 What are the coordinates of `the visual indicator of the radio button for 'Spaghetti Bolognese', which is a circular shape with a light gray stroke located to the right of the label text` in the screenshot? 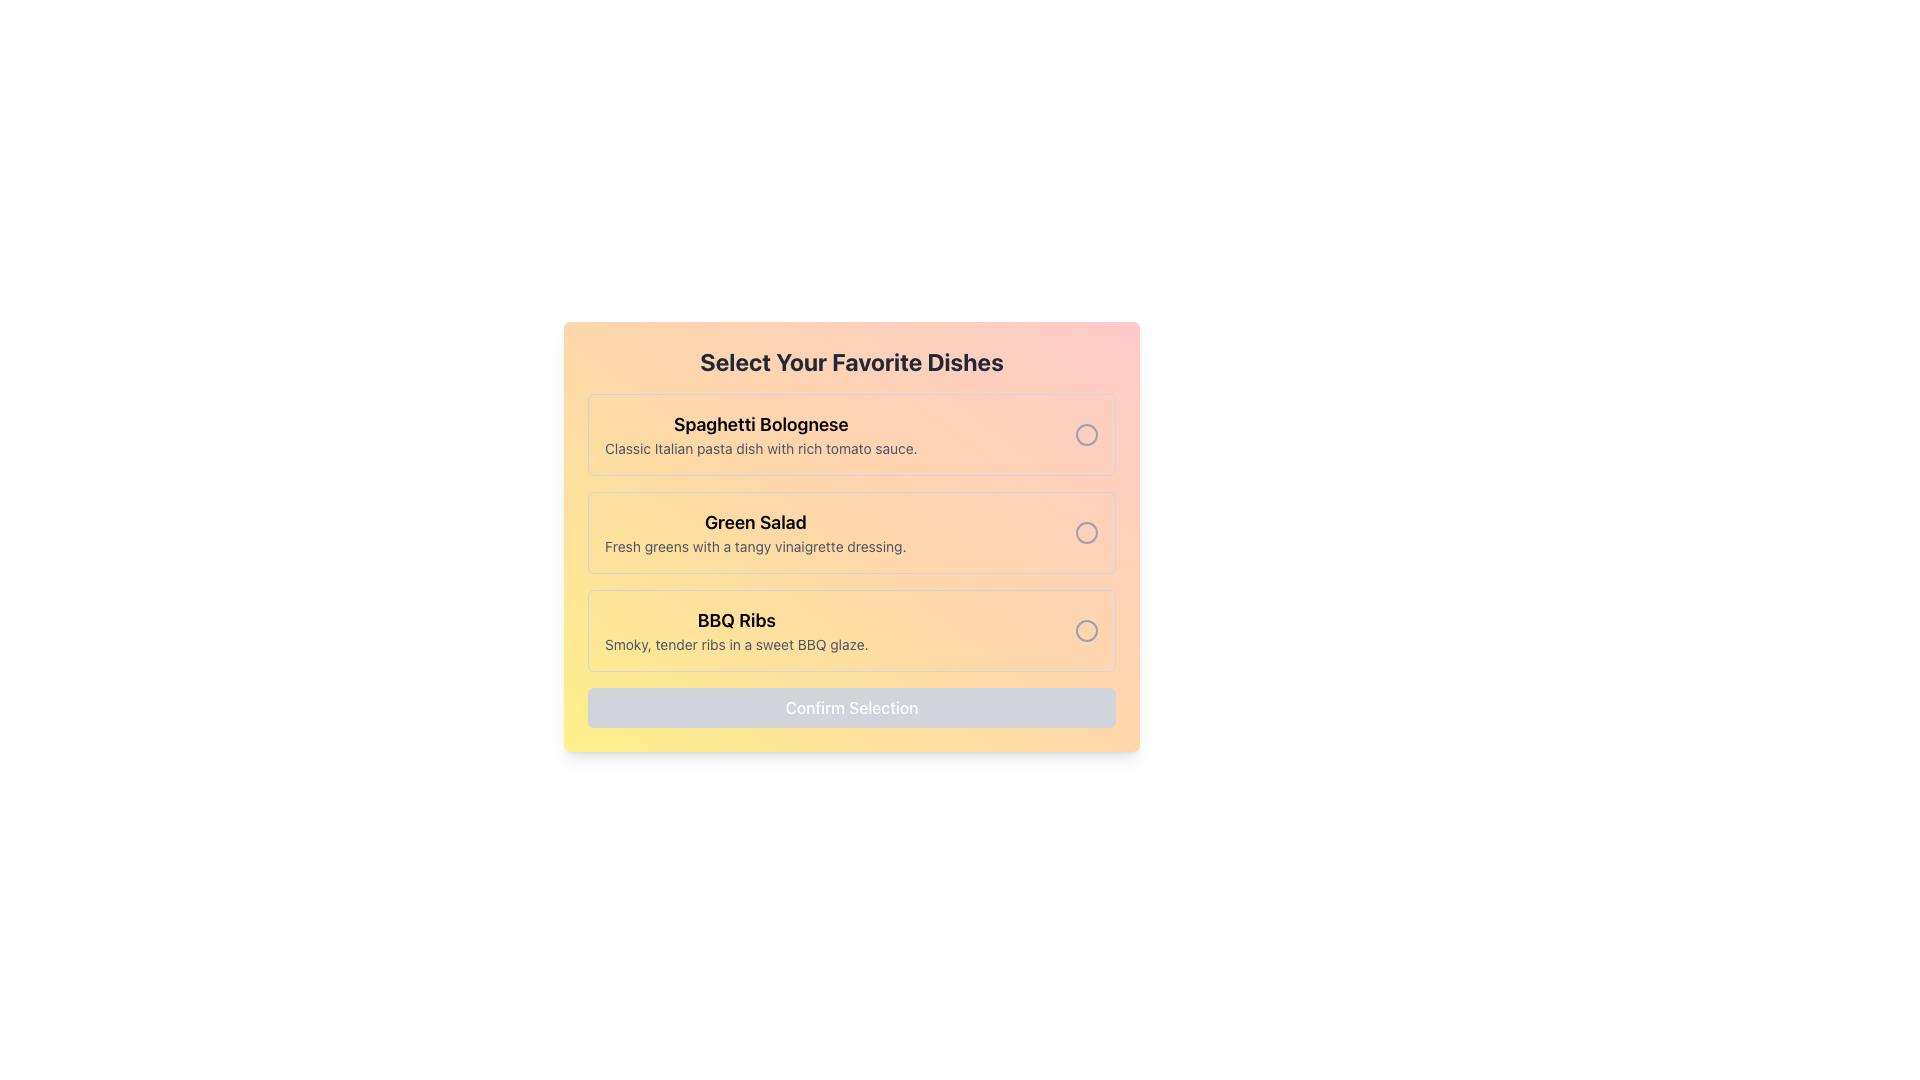 It's located at (1085, 434).